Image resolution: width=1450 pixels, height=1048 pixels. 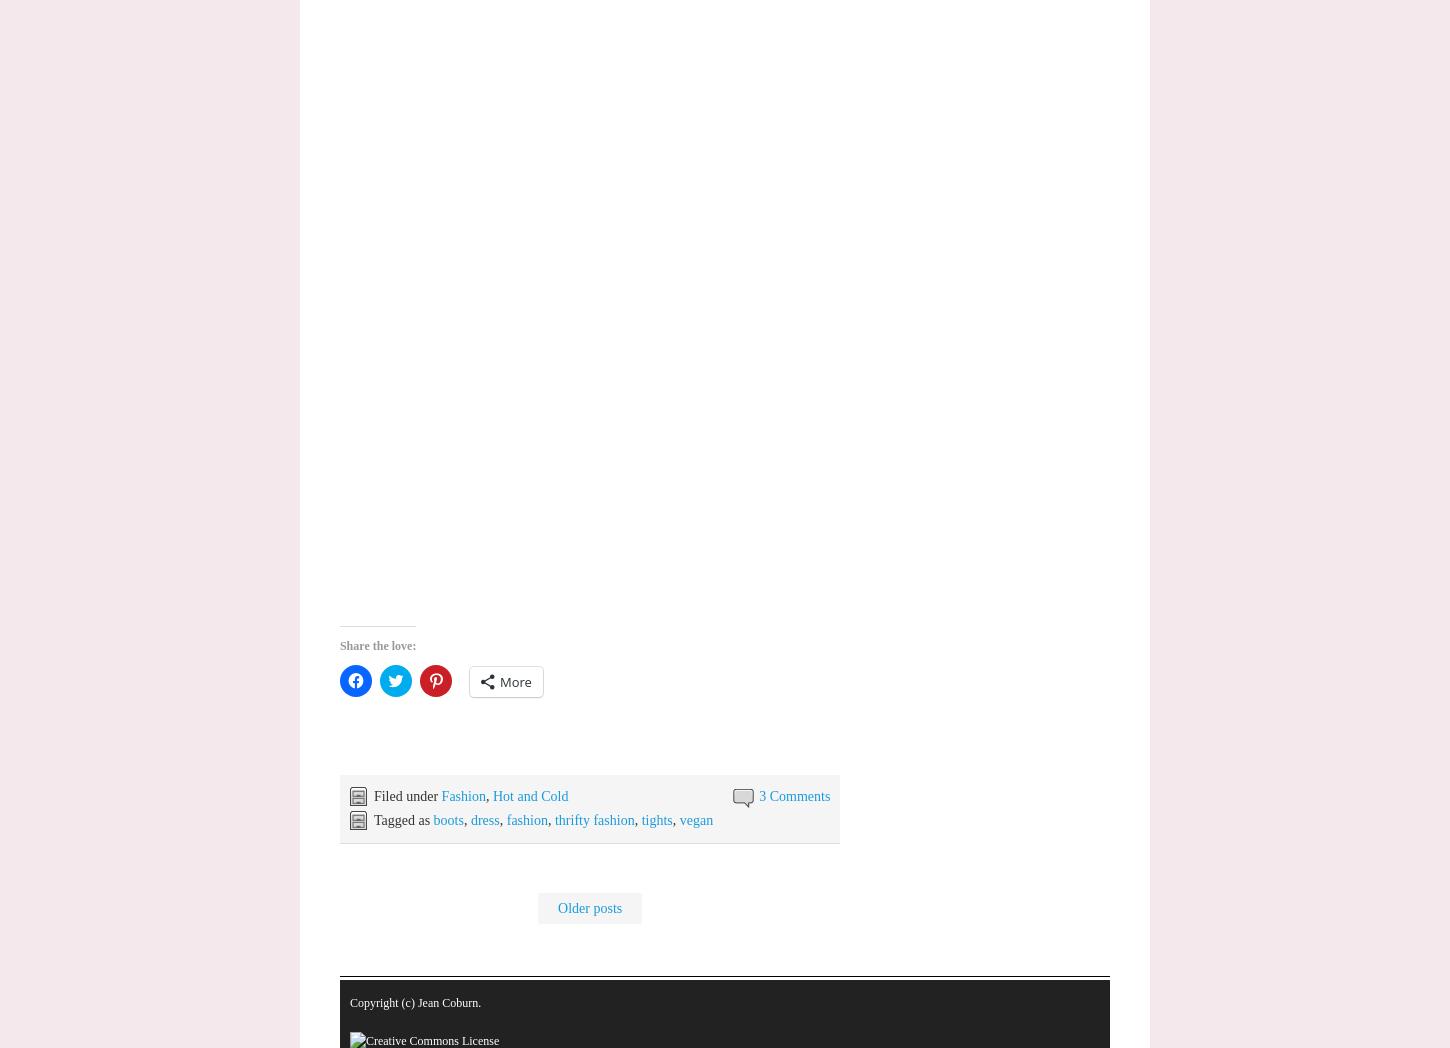 I want to click on 'Tagged as', so click(x=401, y=819).